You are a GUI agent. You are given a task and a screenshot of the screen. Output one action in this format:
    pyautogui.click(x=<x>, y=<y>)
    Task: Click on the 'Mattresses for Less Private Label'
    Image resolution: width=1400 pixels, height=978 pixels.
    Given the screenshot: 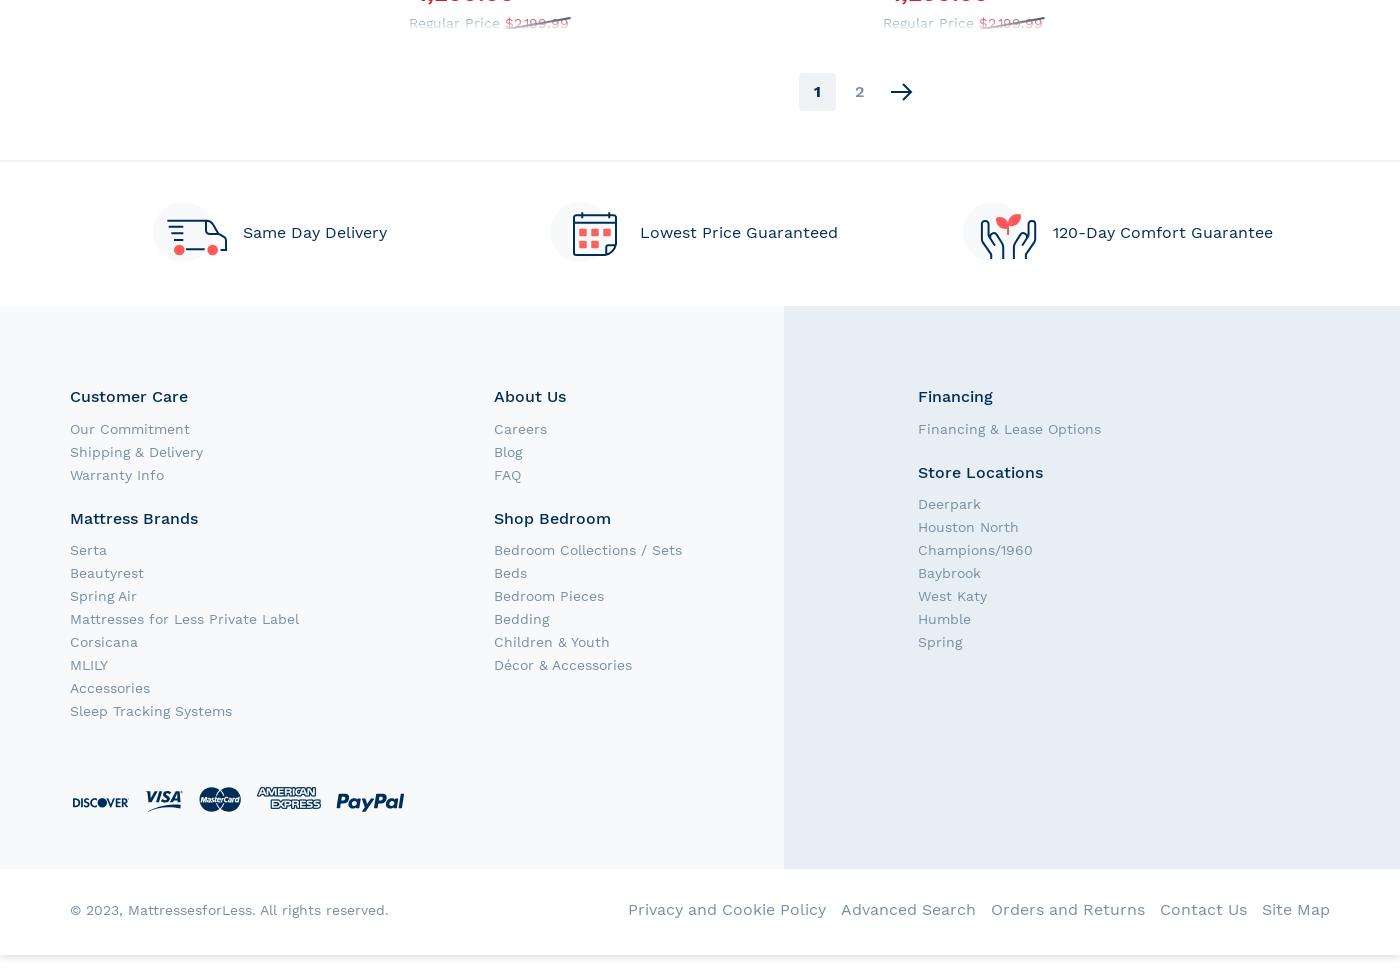 What is the action you would take?
    pyautogui.click(x=184, y=618)
    